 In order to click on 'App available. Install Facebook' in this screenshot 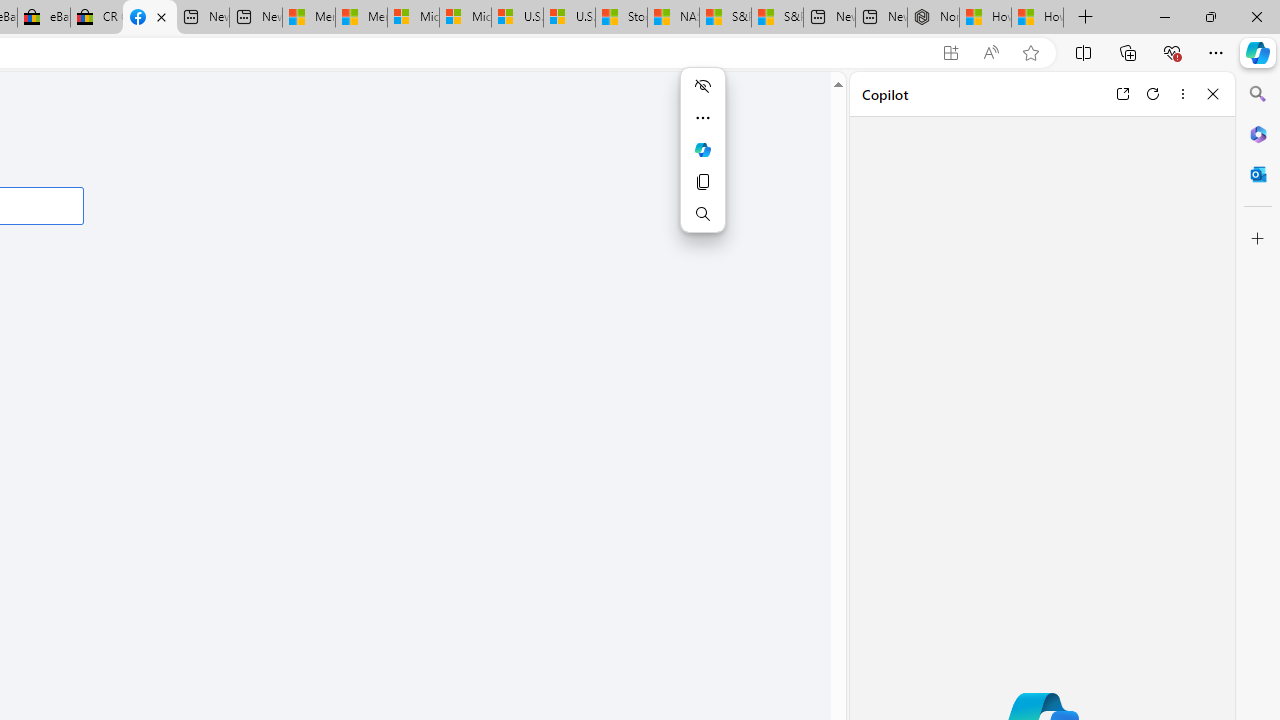, I will do `click(950, 52)`.